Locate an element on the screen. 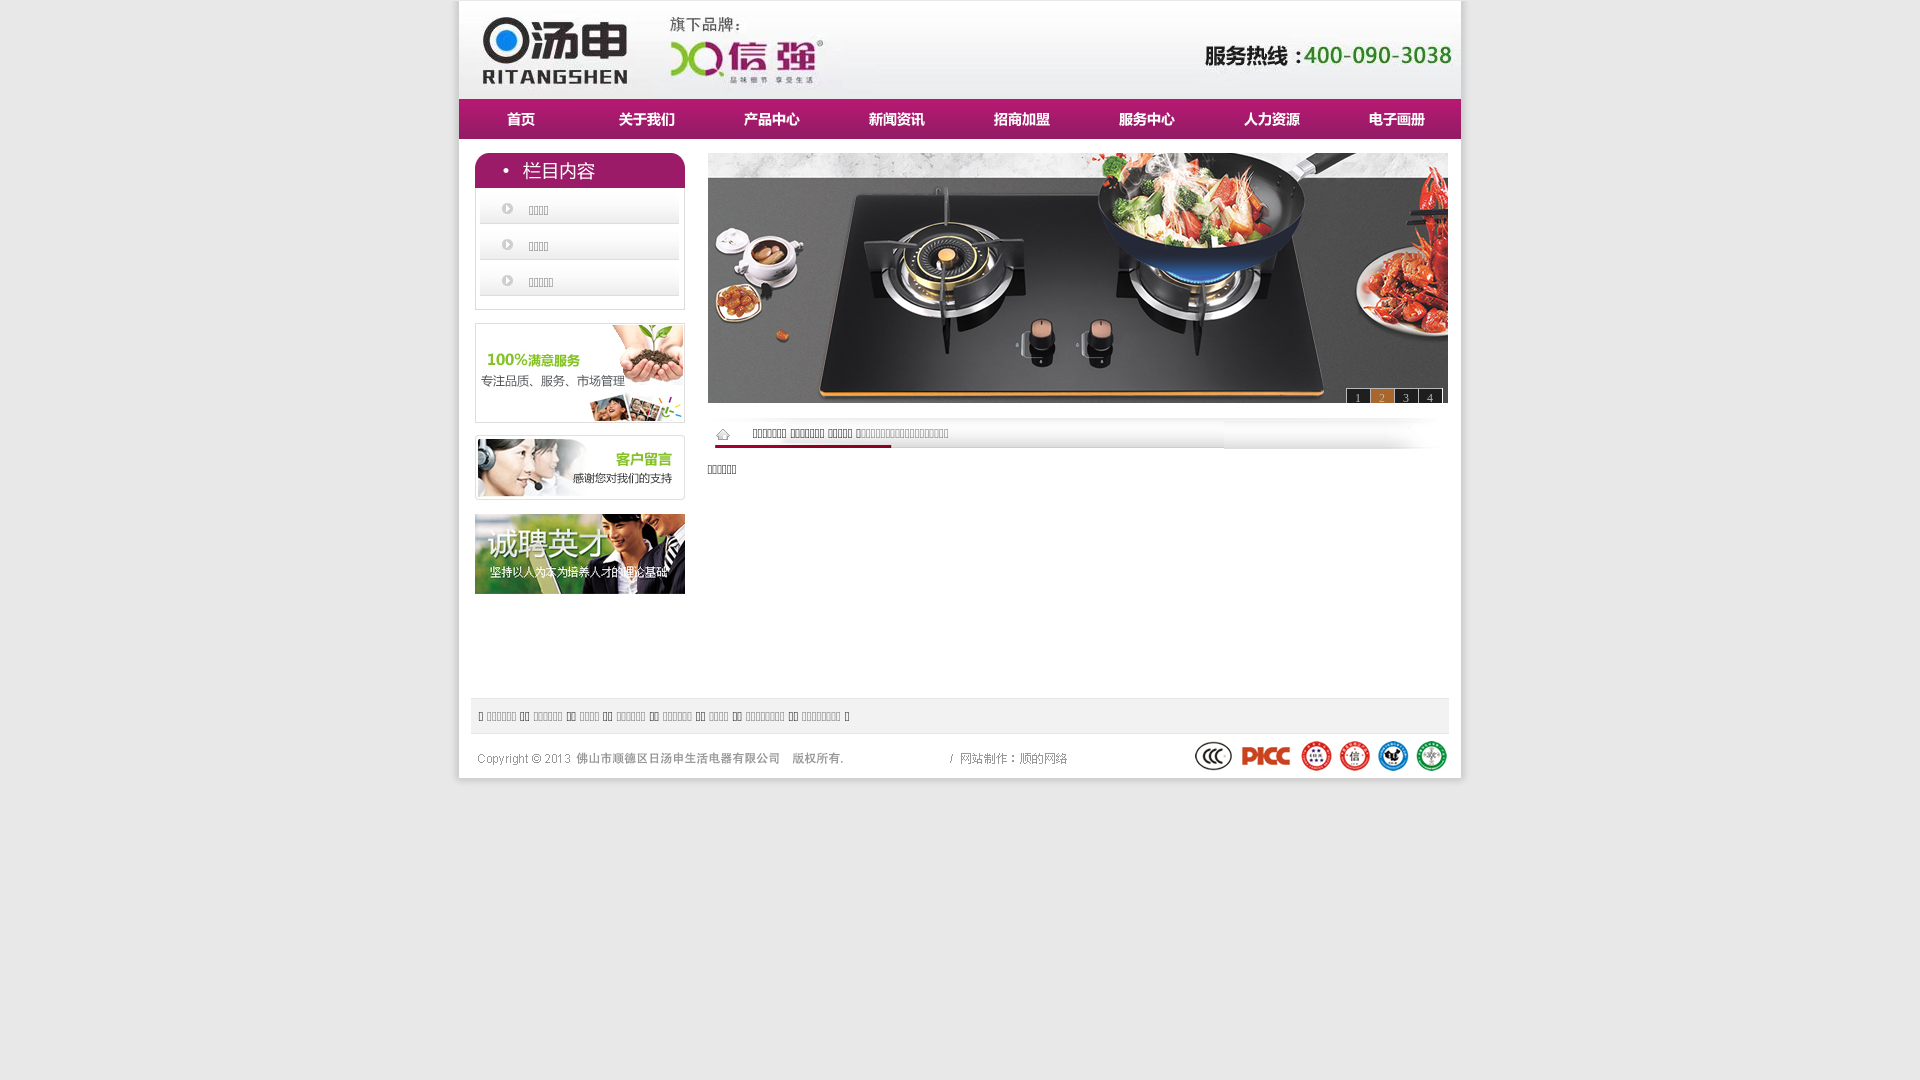 This screenshot has height=1080, width=1920. '3' is located at coordinates (1392, 397).